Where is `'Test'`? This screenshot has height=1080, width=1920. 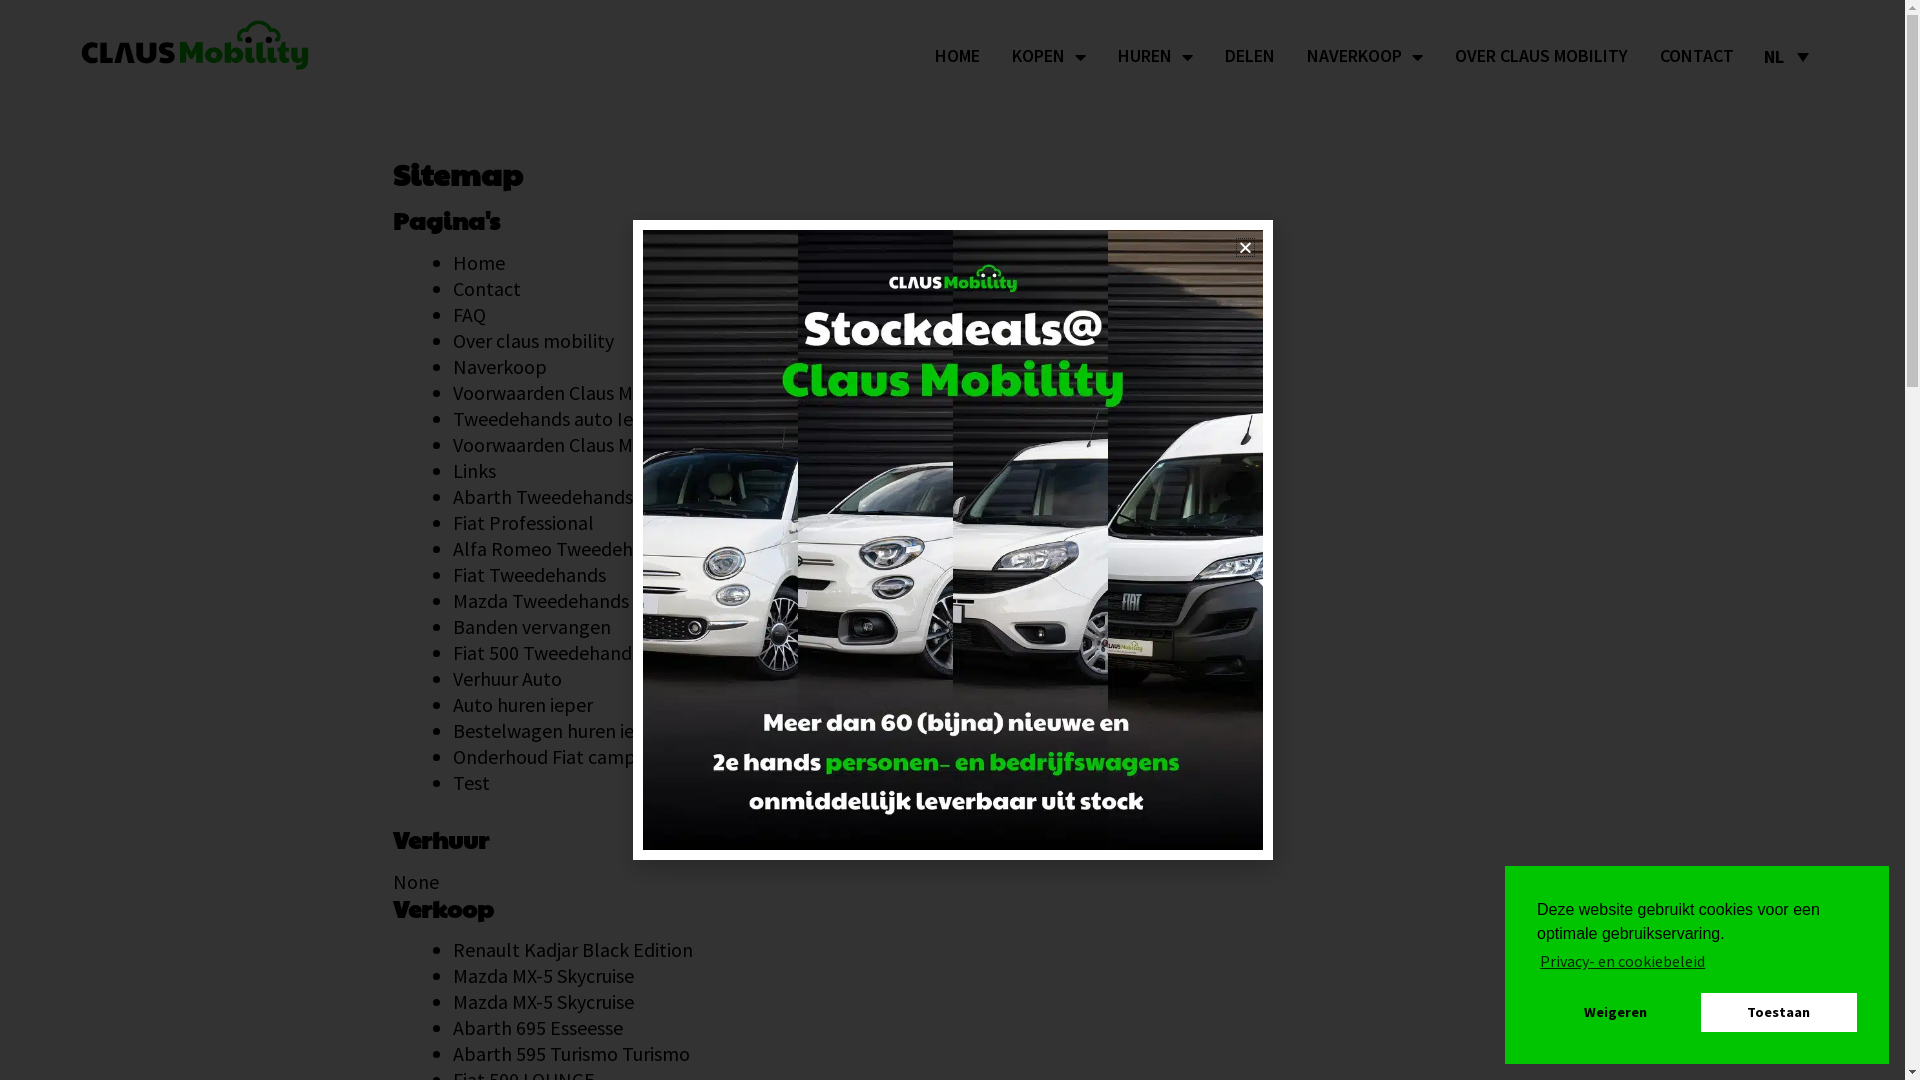
'Test' is located at coordinates (469, 781).